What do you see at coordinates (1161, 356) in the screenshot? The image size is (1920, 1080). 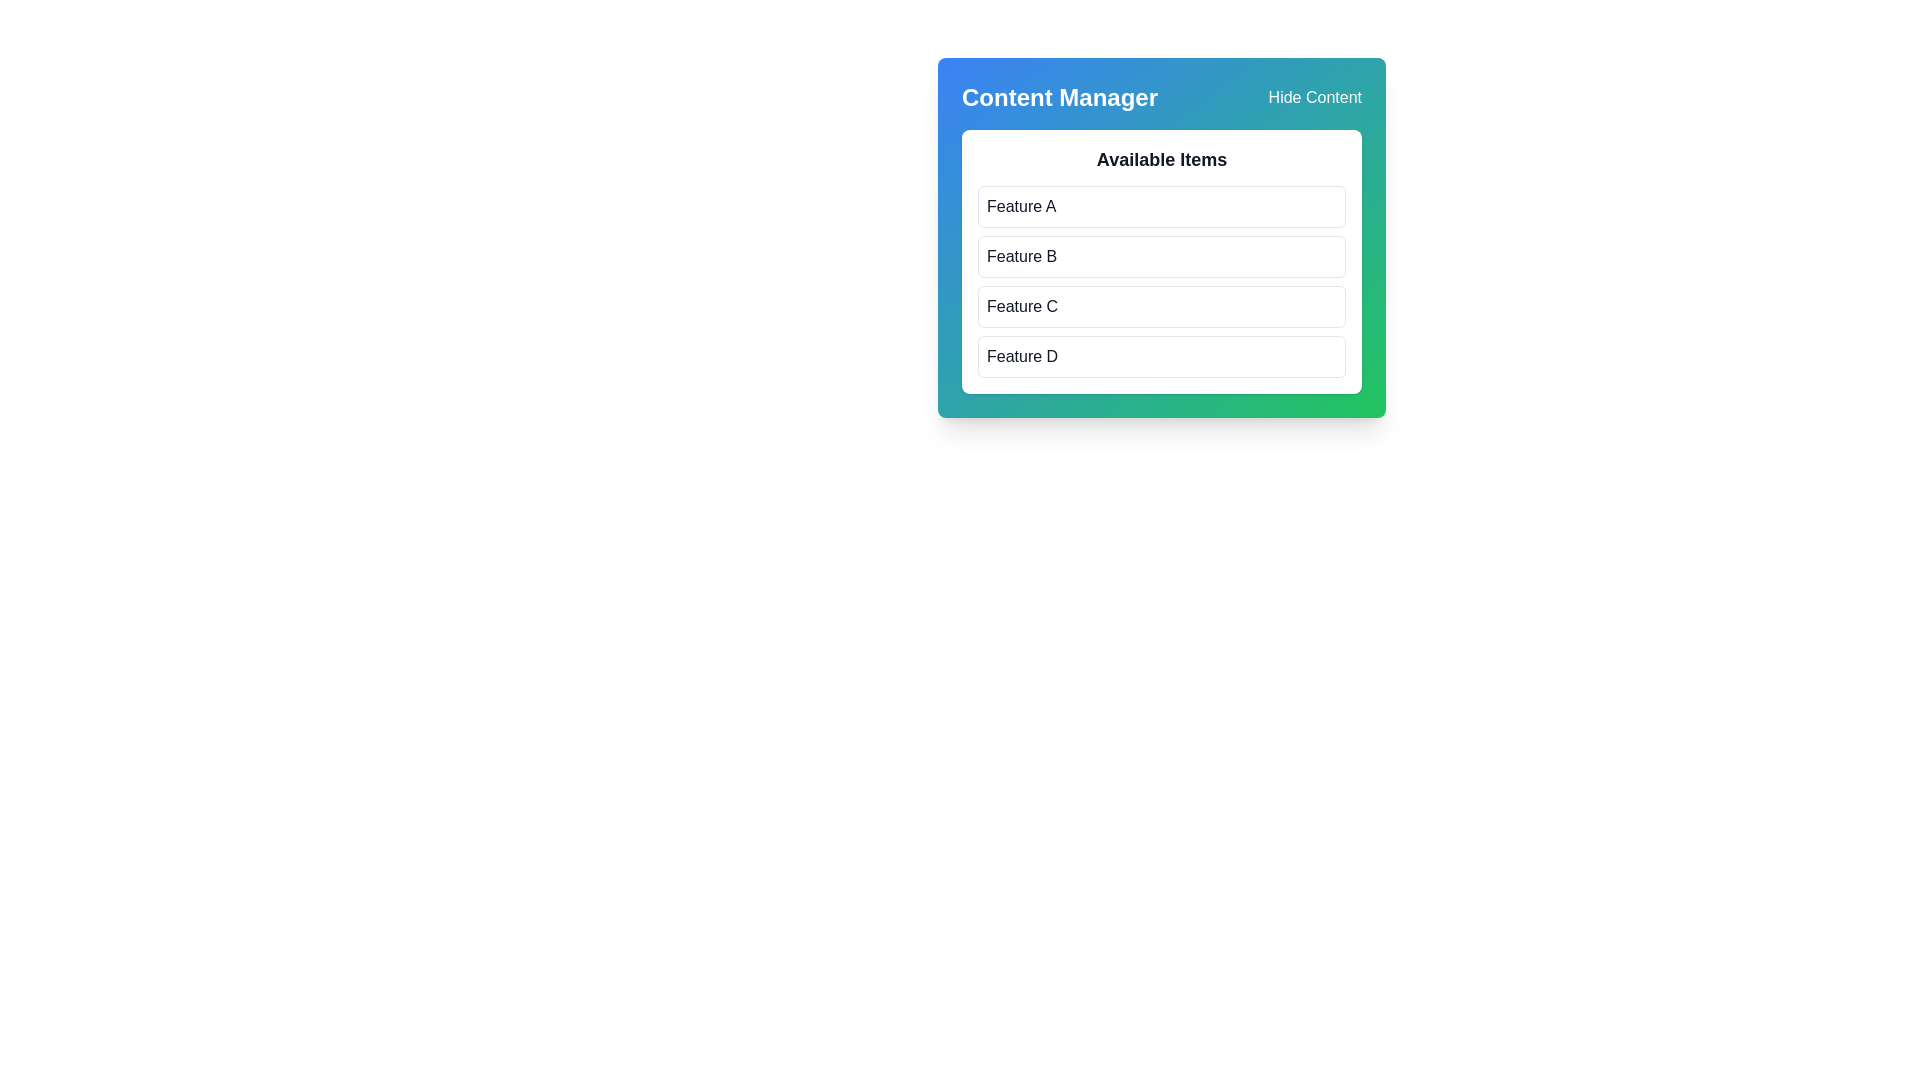 I see `the fourth item in the list labeled 'Feature D' within the 'Available Items' card in the 'Content Manager' panel` at bounding box center [1161, 356].